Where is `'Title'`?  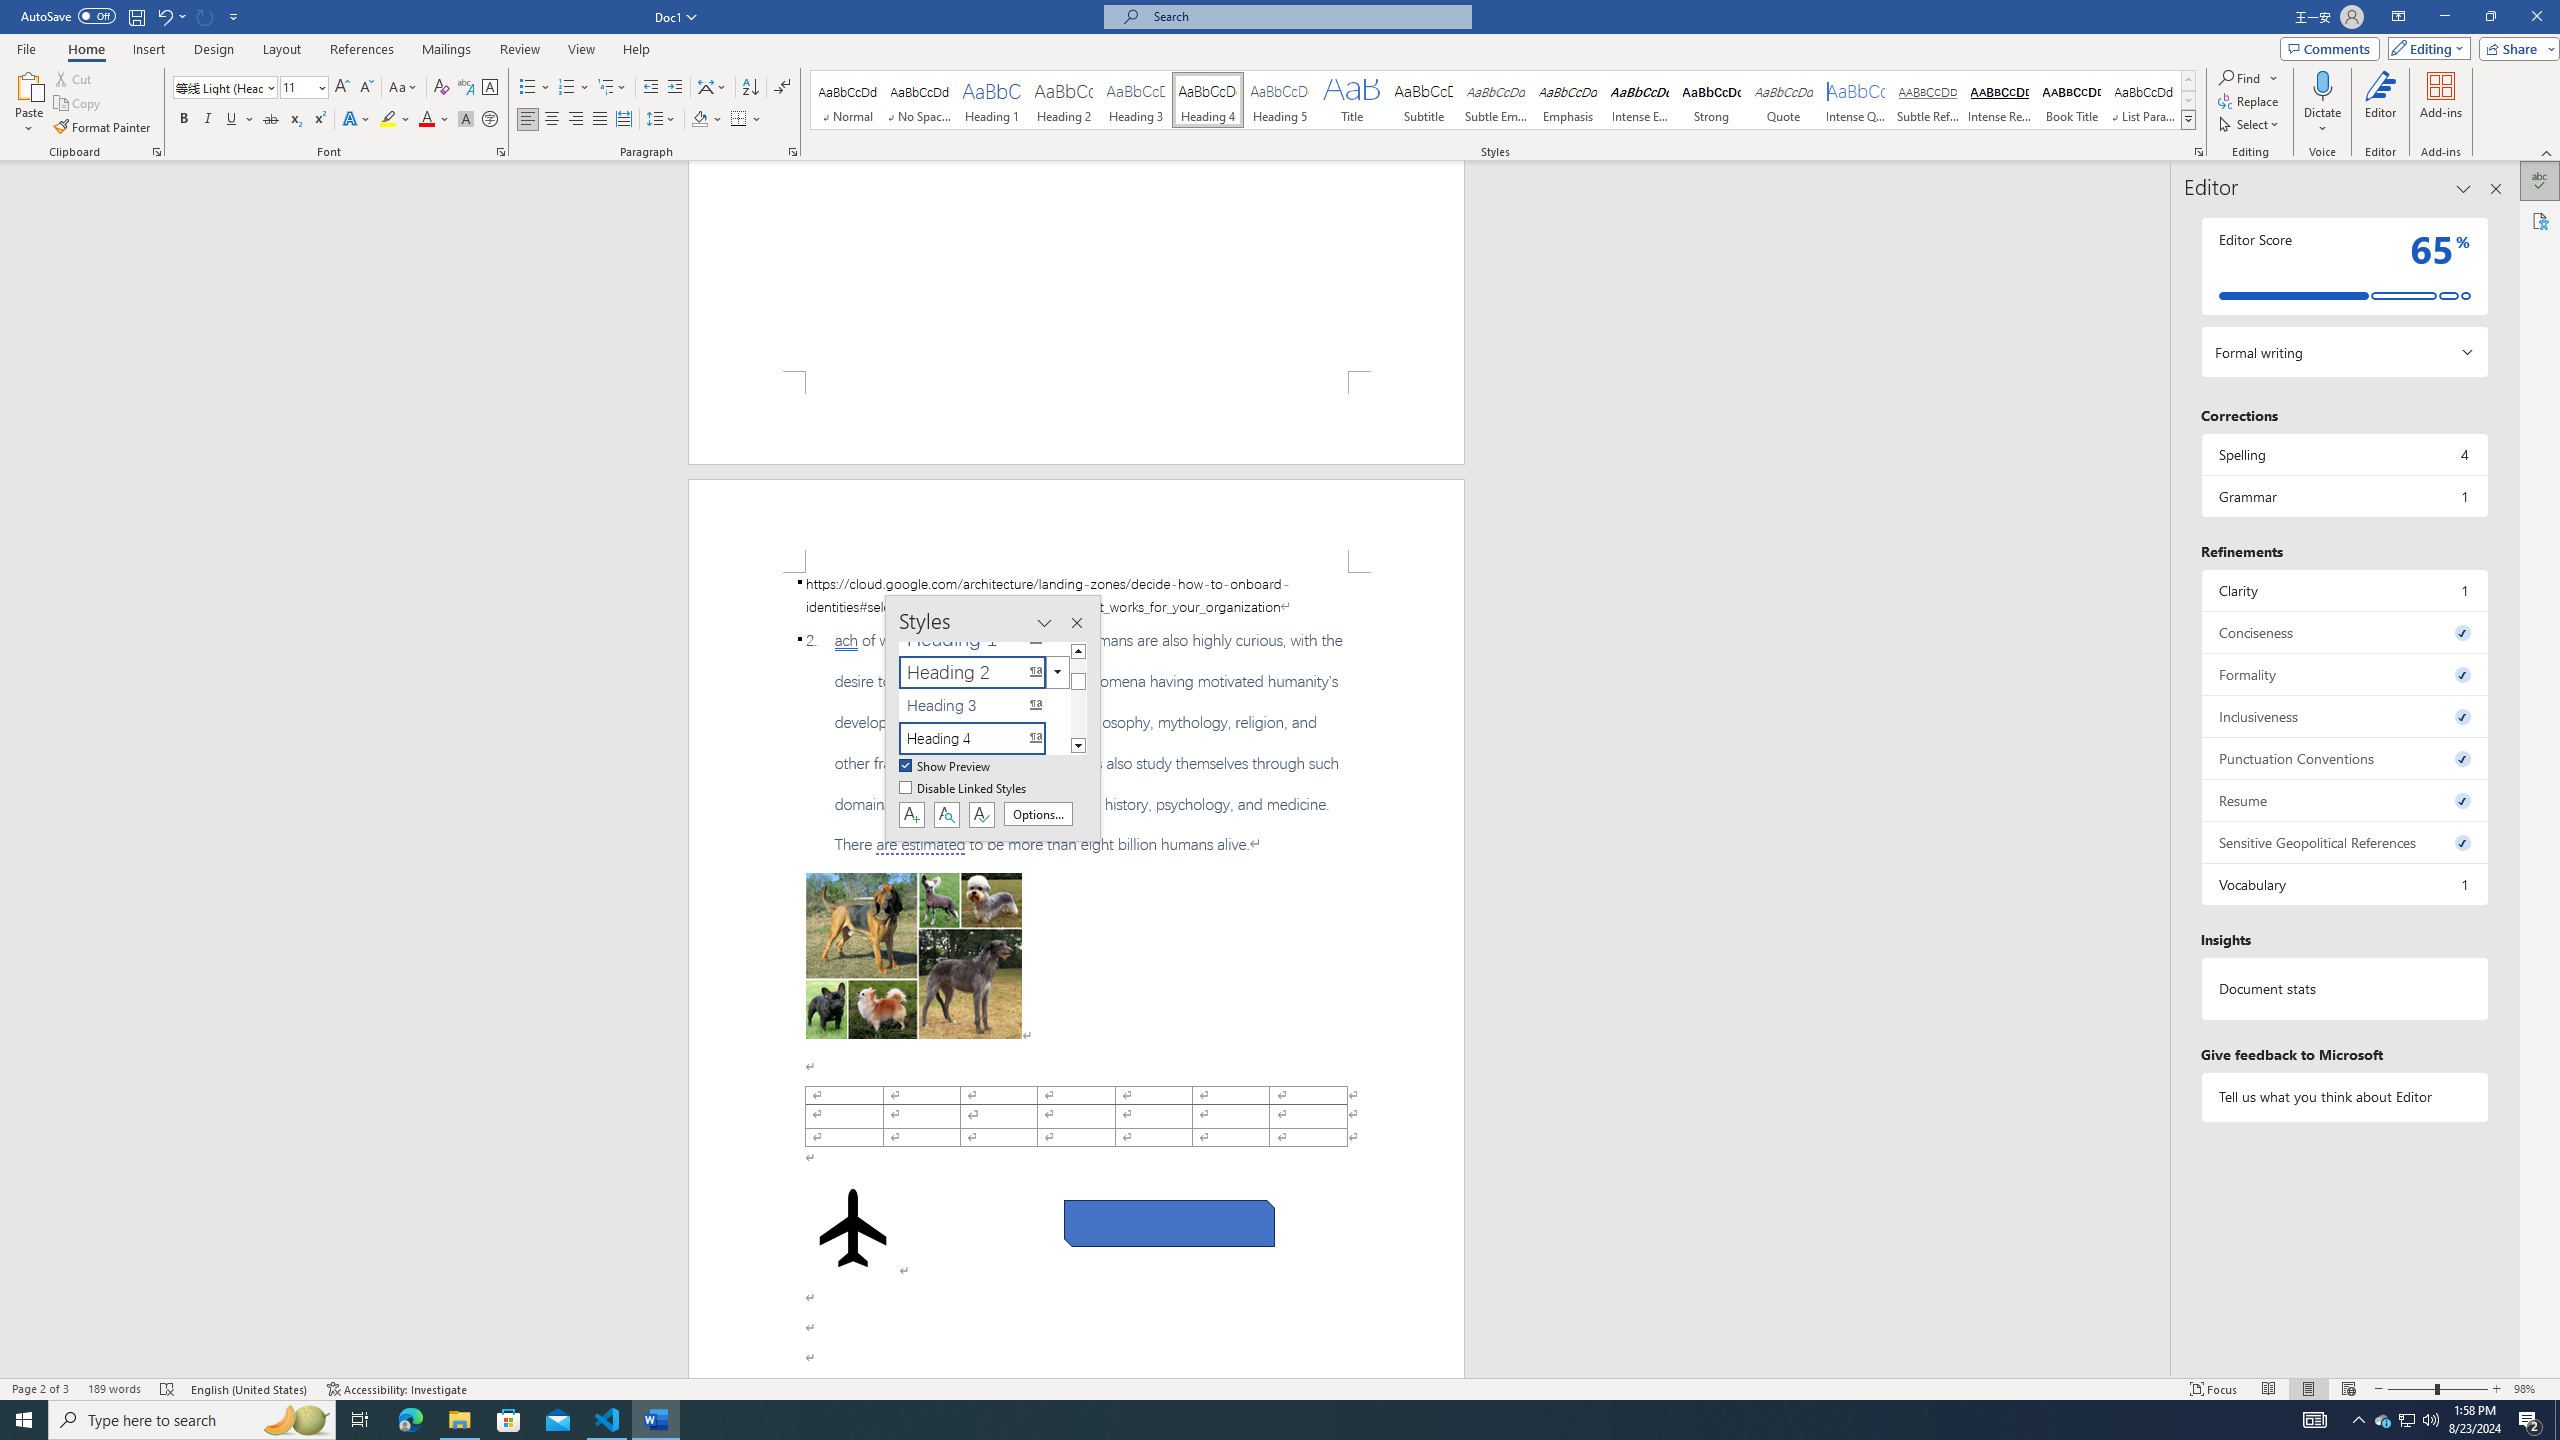
'Title' is located at coordinates (1350, 99).